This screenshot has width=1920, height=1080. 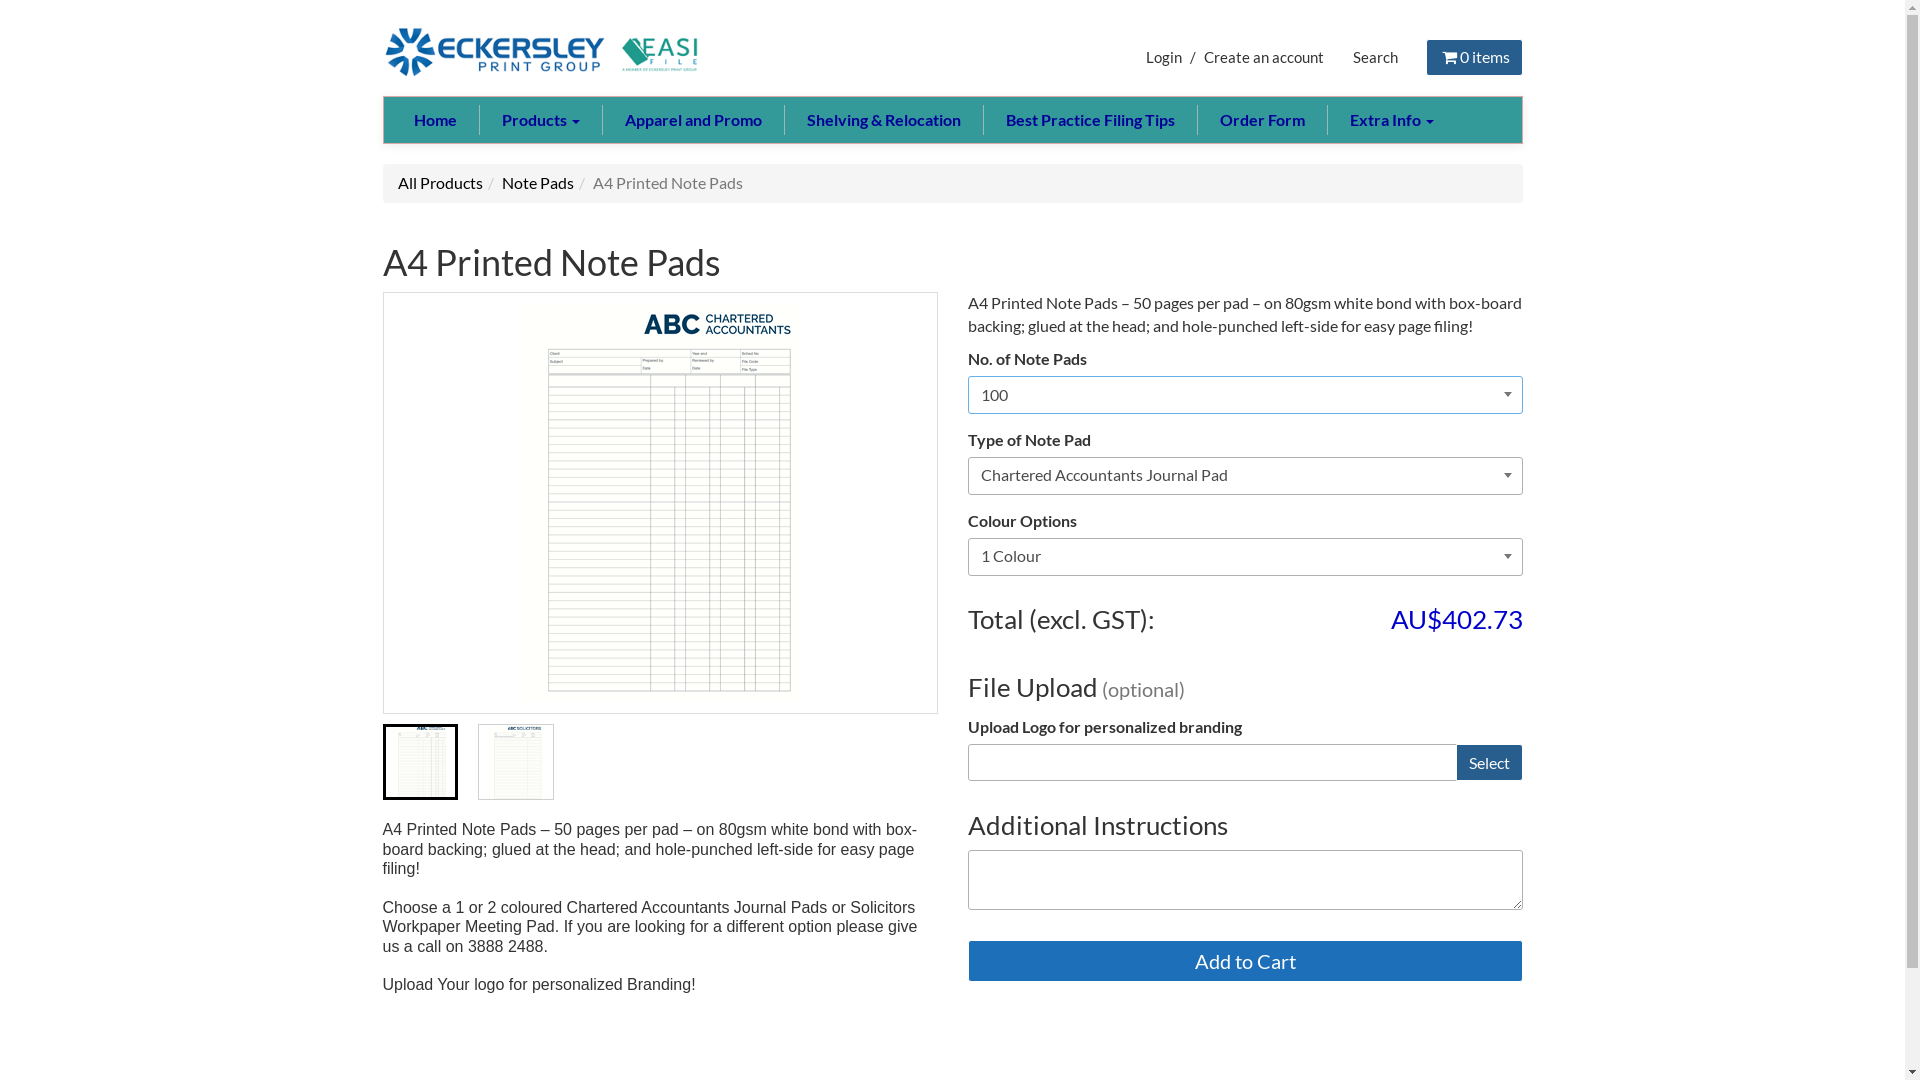 I want to click on 'Login', so click(x=1163, y=56).